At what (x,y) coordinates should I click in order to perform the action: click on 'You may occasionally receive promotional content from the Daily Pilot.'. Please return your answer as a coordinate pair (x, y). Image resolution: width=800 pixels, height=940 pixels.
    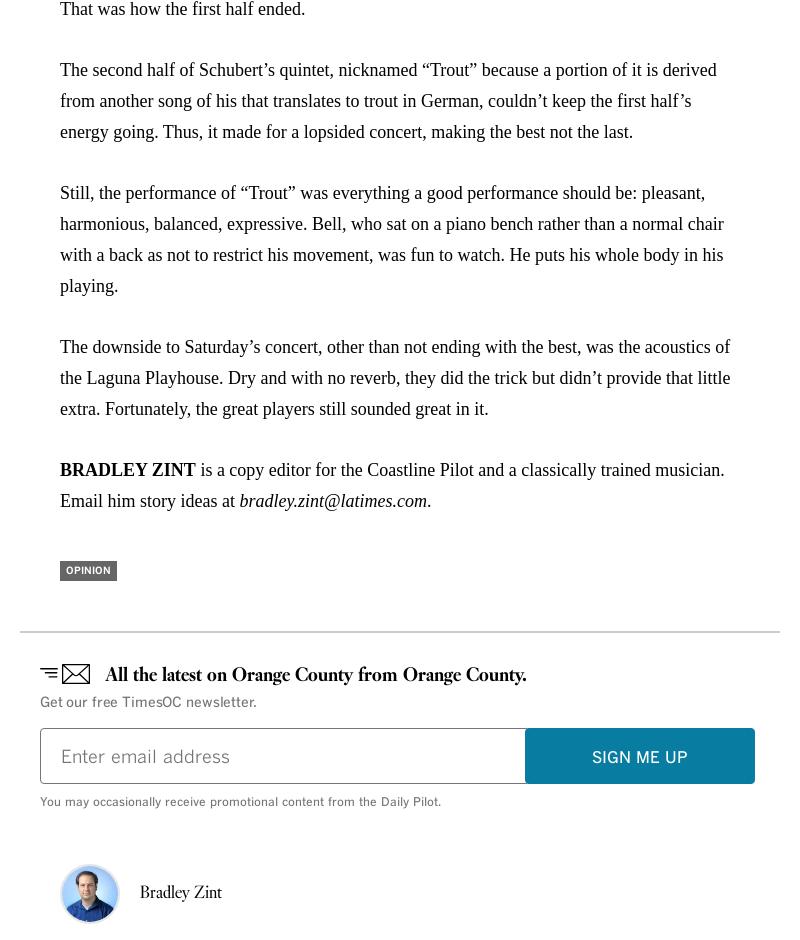
    Looking at the image, I should click on (239, 802).